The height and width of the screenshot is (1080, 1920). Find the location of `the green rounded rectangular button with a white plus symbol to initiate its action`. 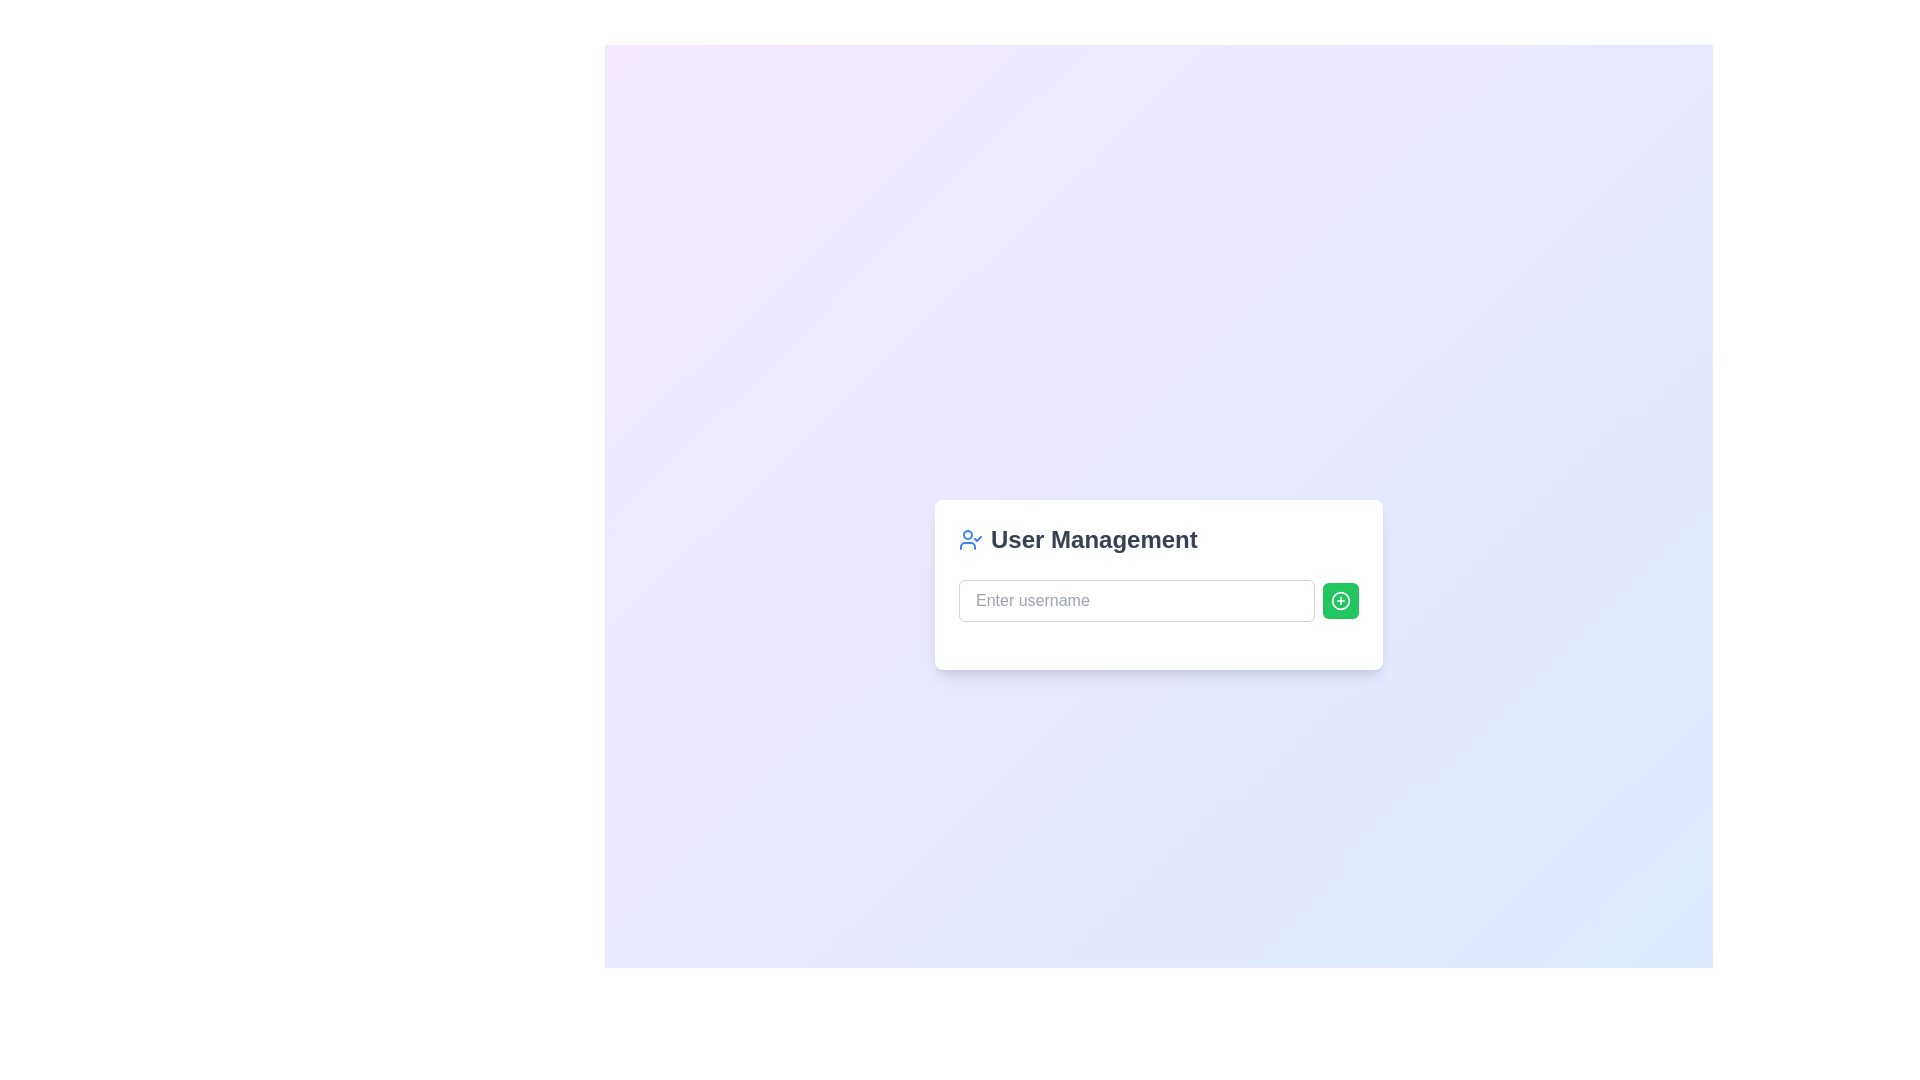

the green rounded rectangular button with a white plus symbol to initiate its action is located at coordinates (1340, 600).